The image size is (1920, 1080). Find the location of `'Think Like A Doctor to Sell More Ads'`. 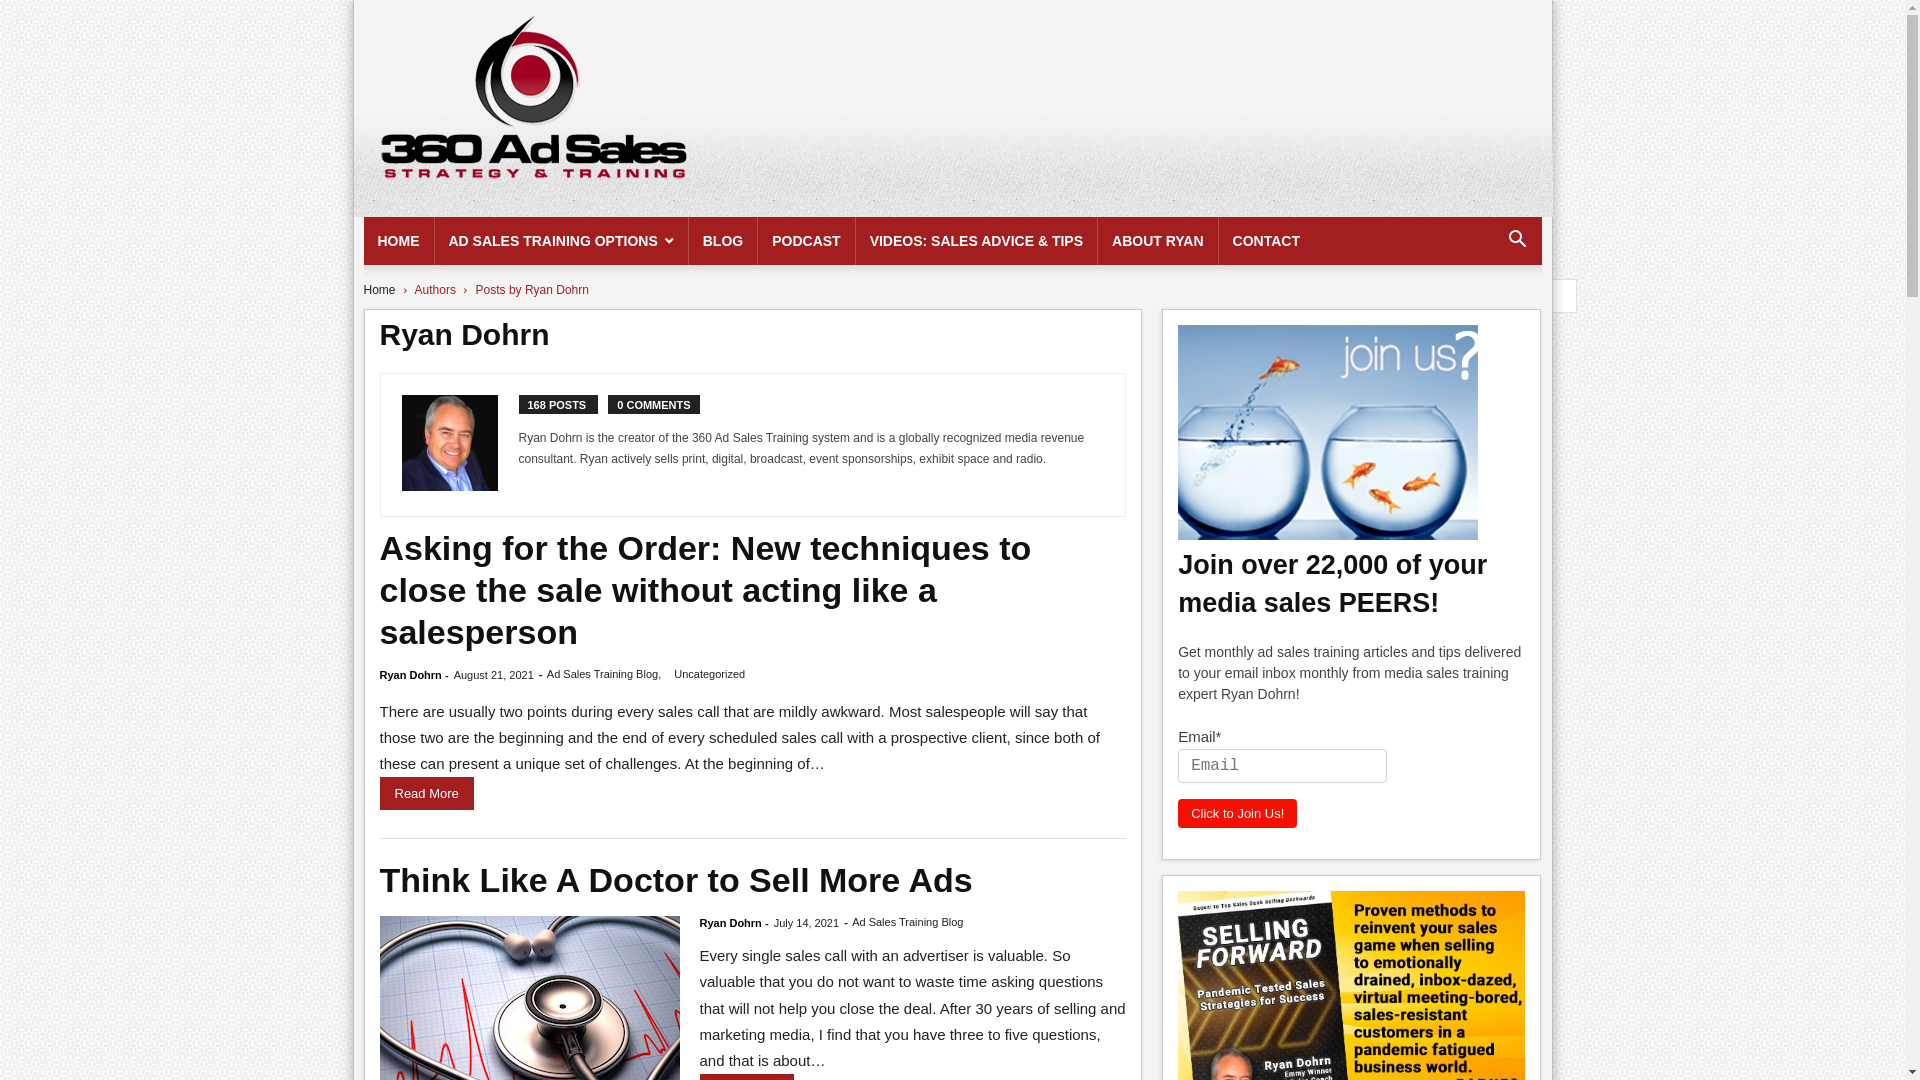

'Think Like A Doctor to Sell More Ads' is located at coordinates (676, 878).